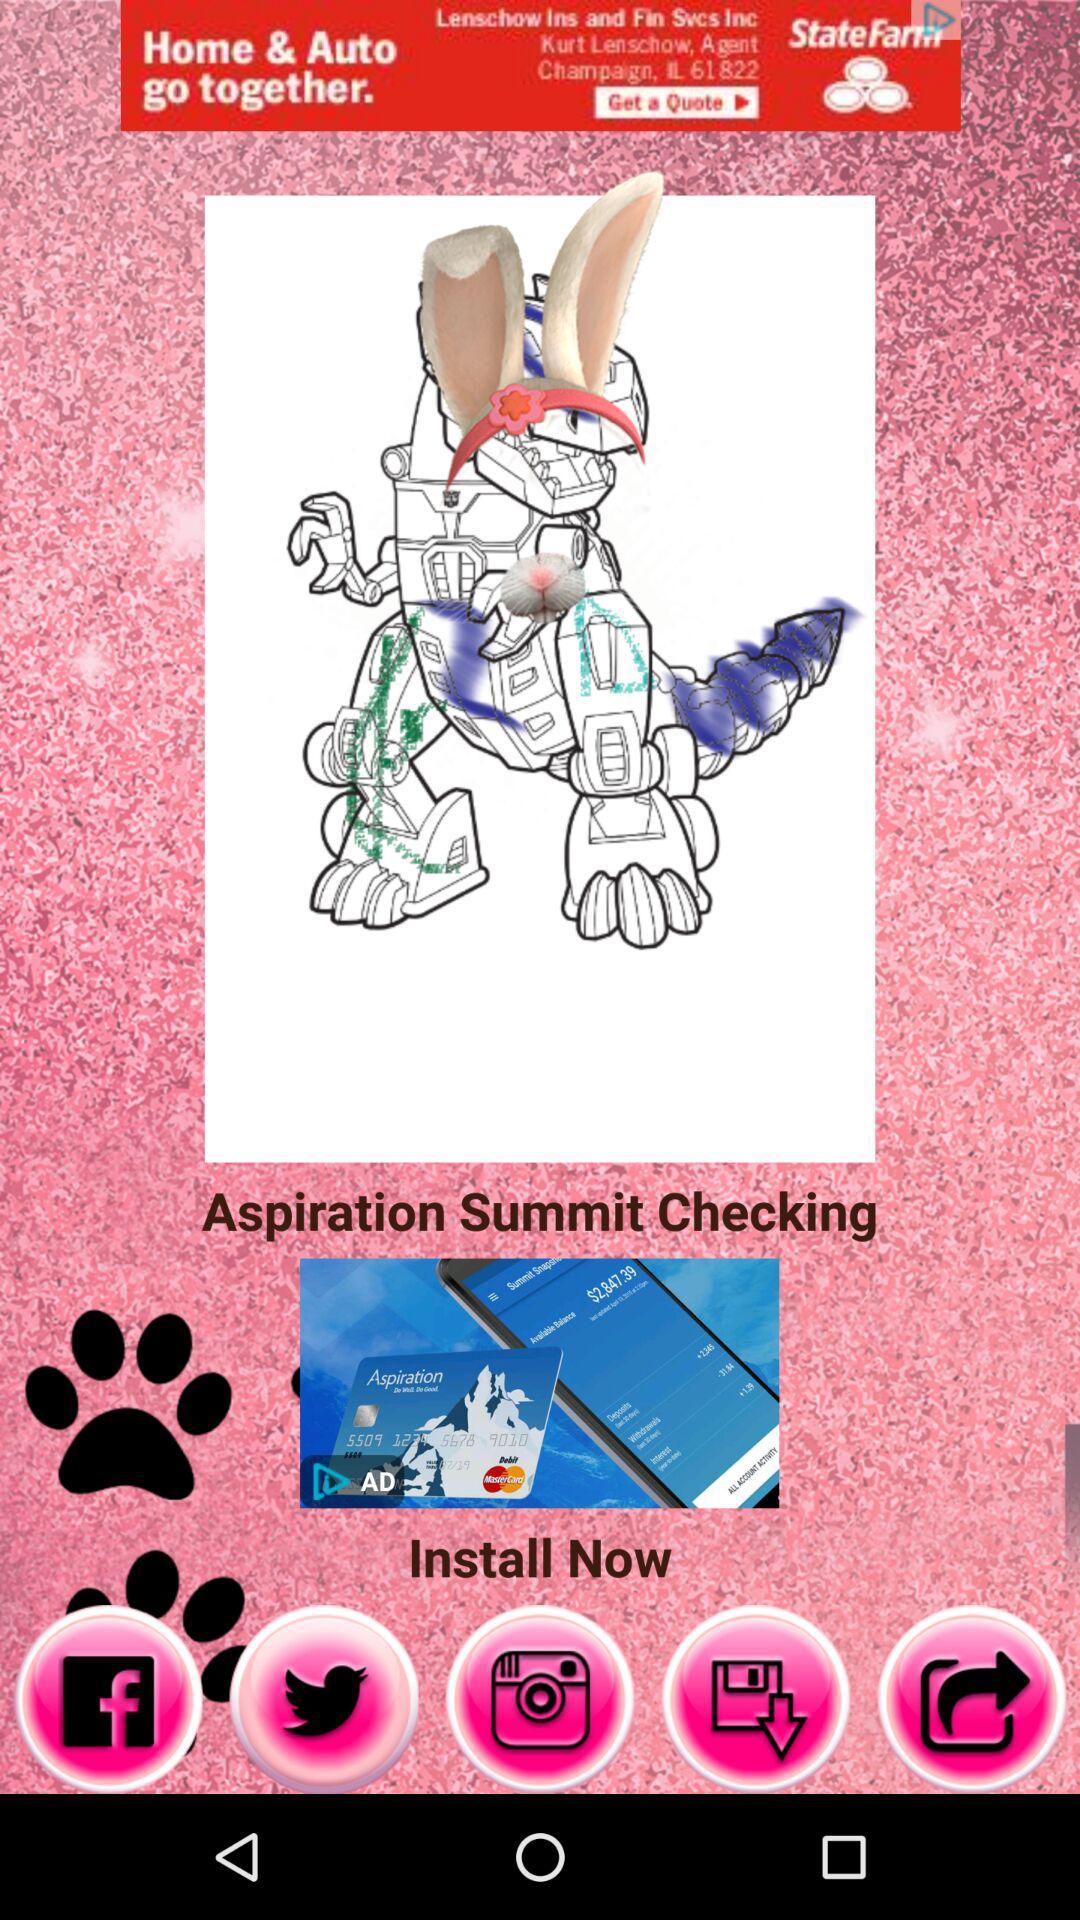 This screenshot has height=1920, width=1080. Describe the element at coordinates (971, 1698) in the screenshot. I see `the button which is at the bottom right corner of the page` at that location.